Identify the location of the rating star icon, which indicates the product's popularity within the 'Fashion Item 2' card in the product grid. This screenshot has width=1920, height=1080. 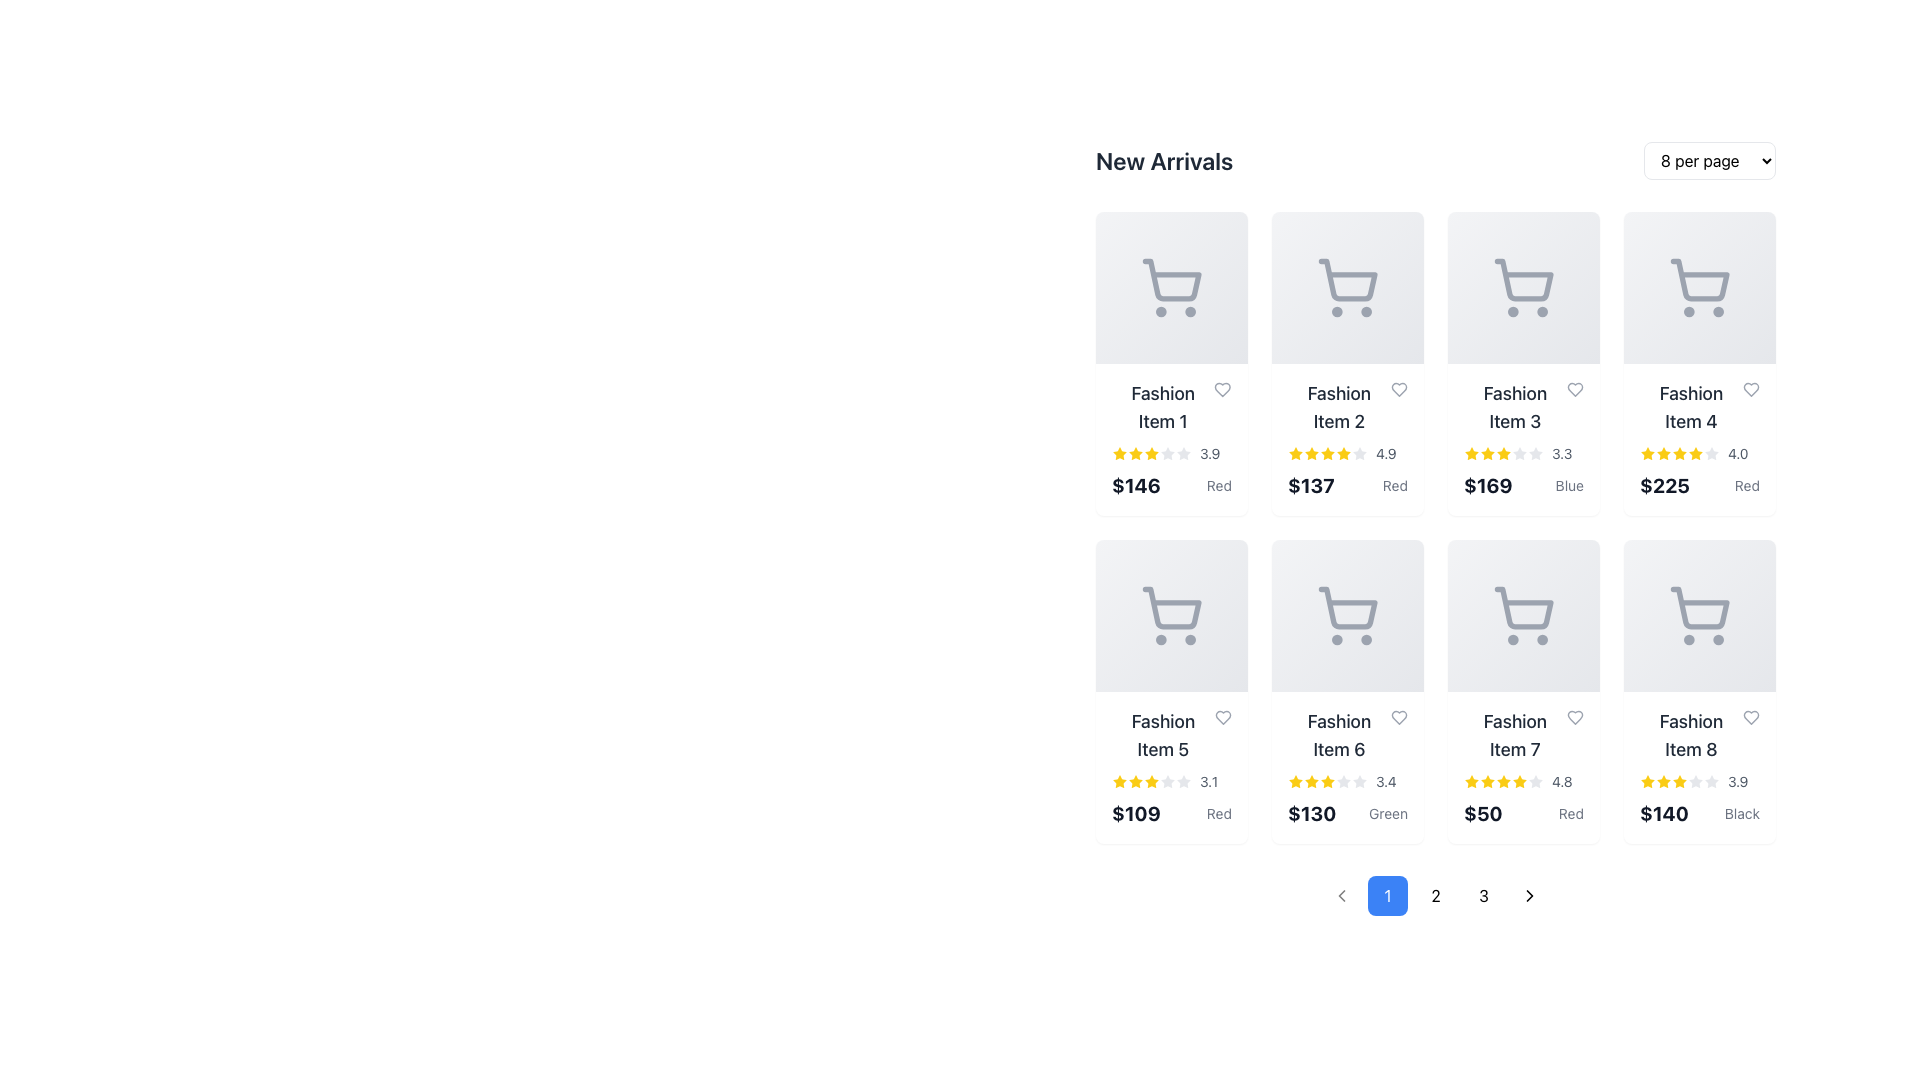
(1344, 453).